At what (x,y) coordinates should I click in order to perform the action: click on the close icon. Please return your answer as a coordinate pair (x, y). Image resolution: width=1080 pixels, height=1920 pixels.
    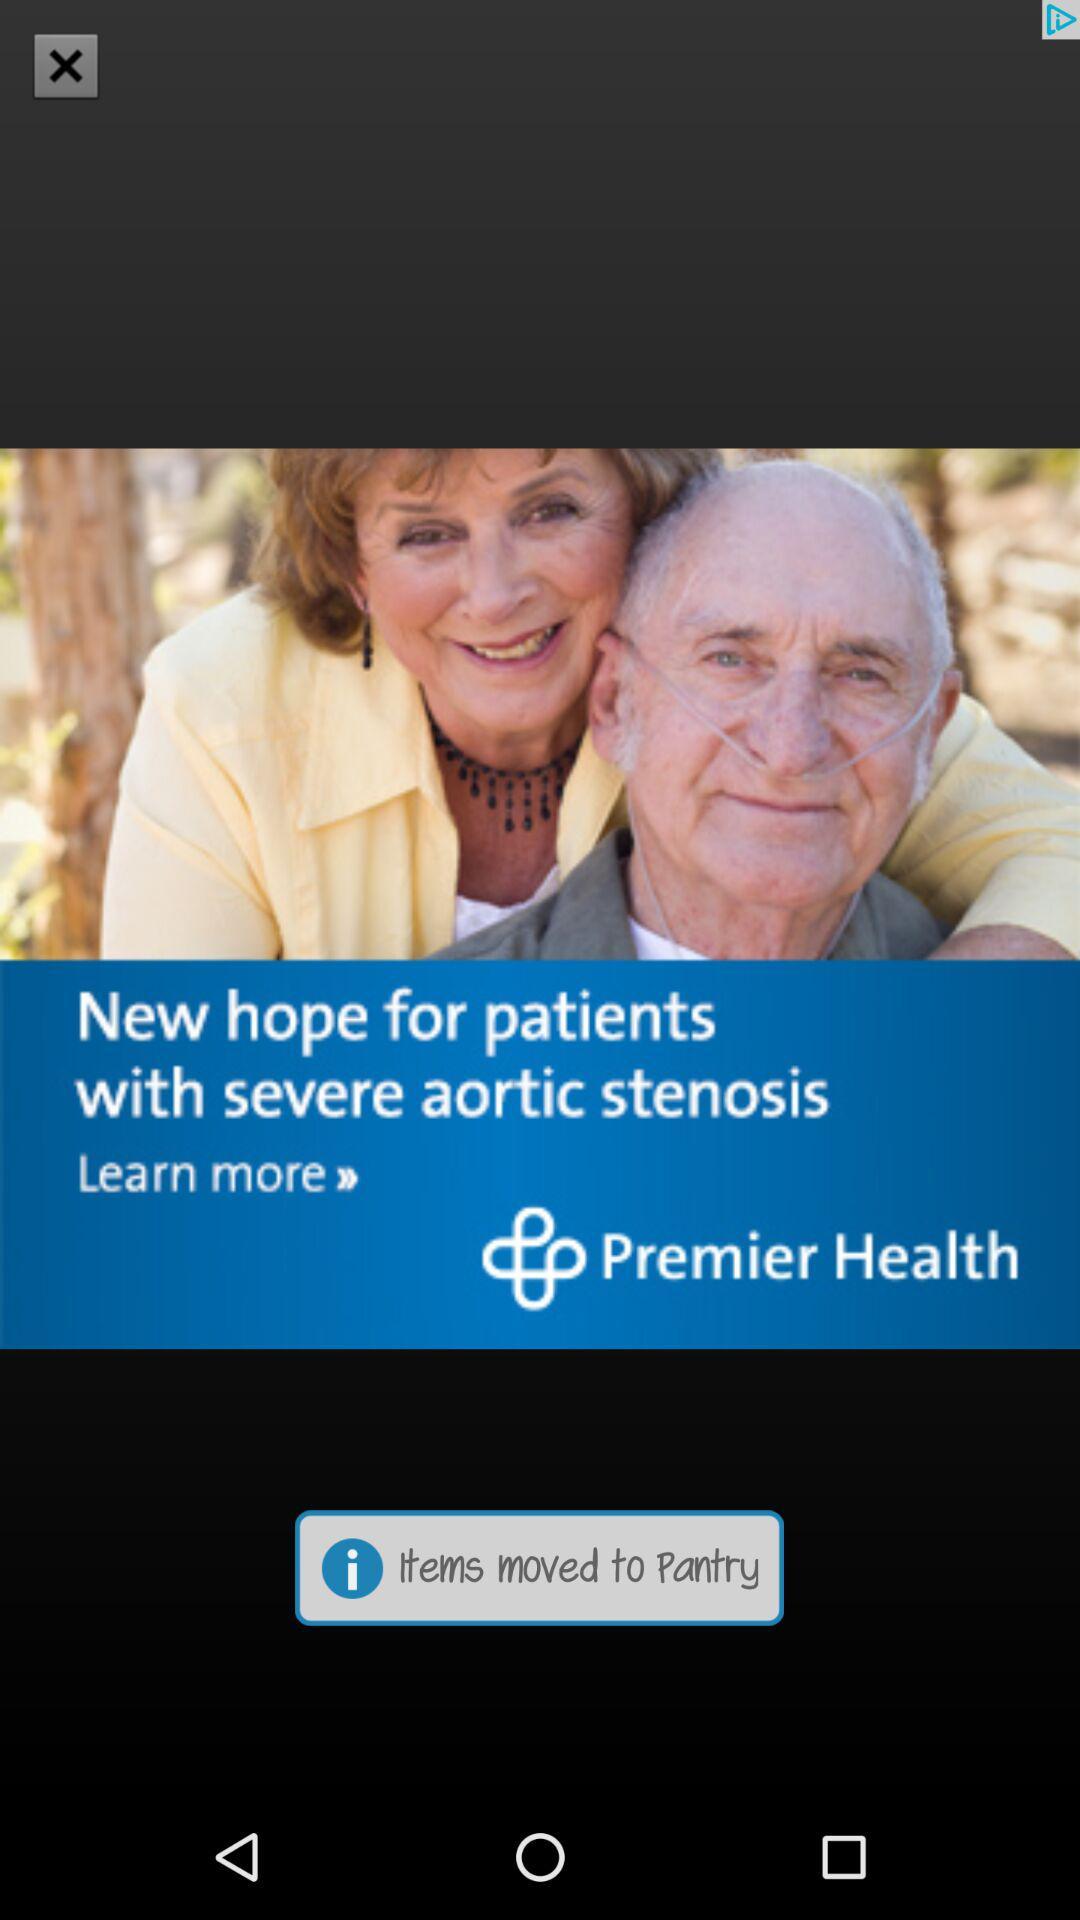
    Looking at the image, I should click on (64, 70).